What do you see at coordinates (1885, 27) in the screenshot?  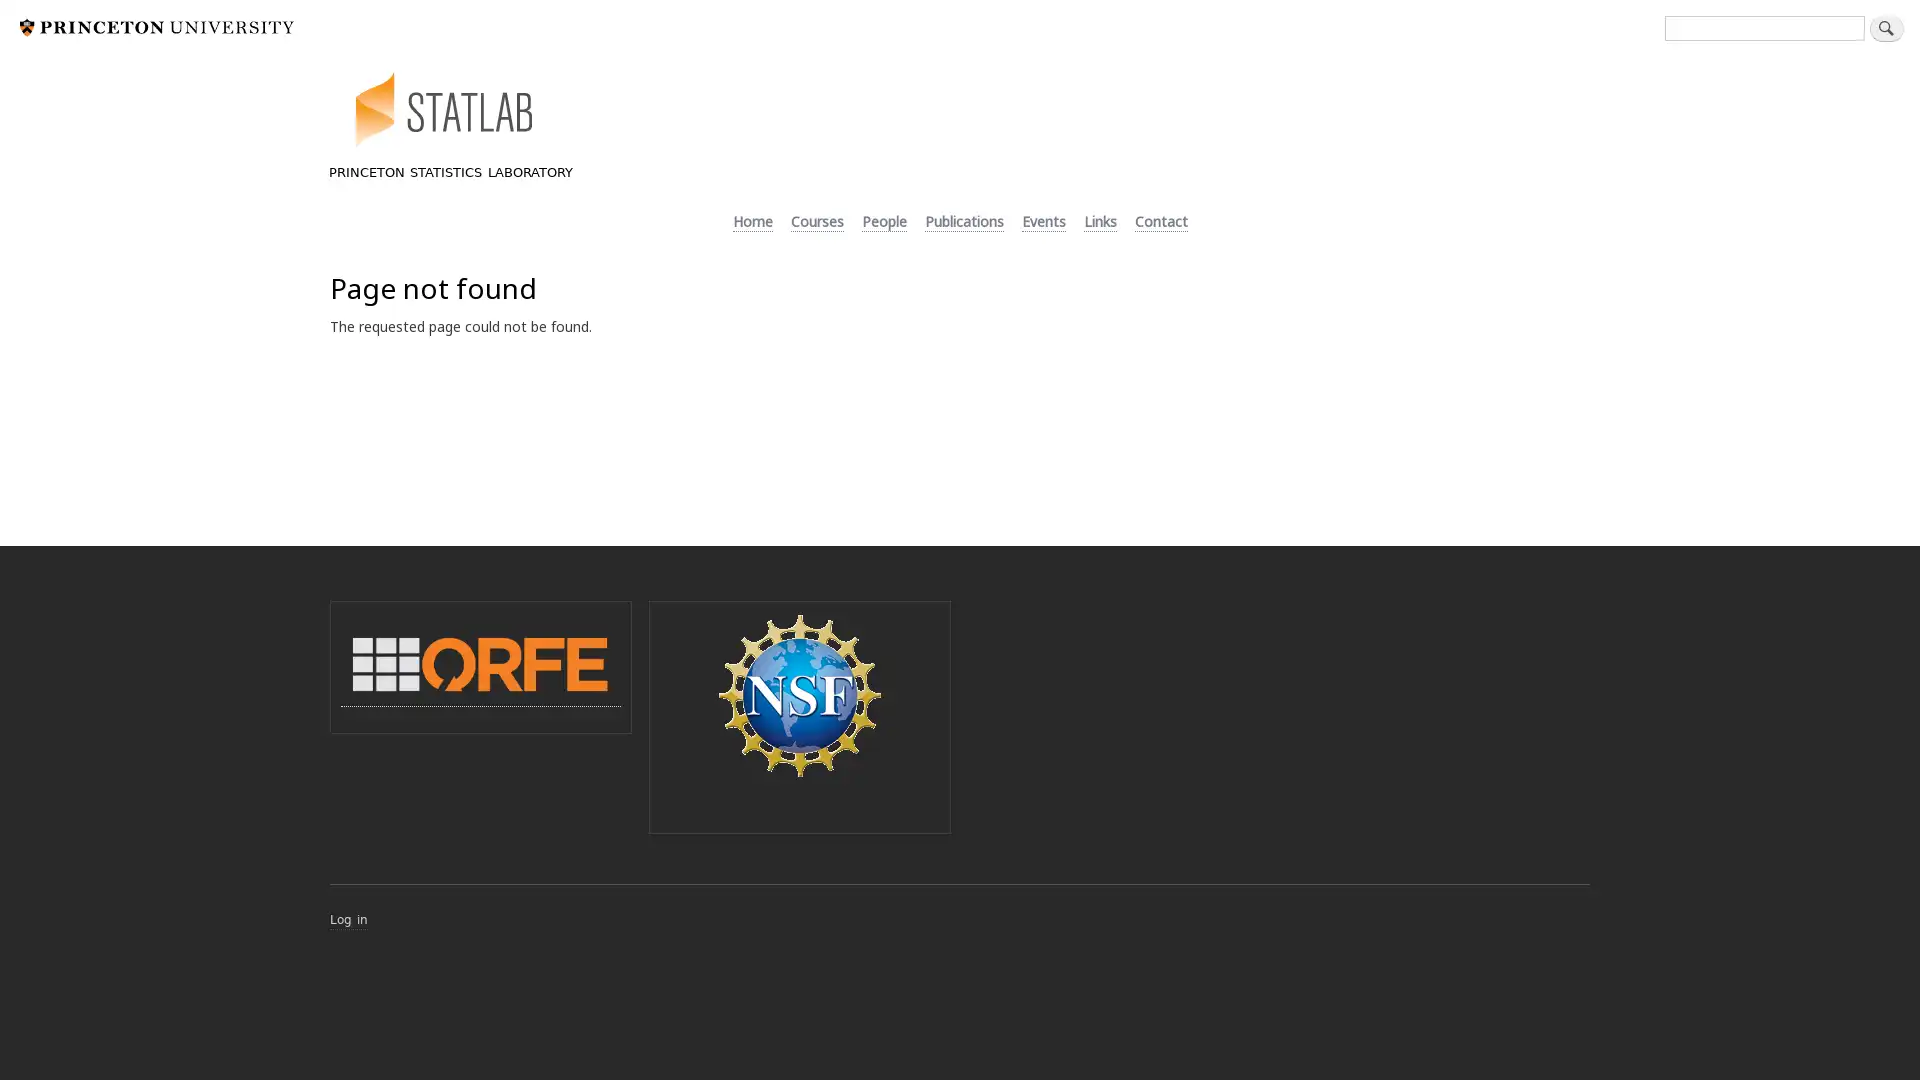 I see `Search` at bounding box center [1885, 27].